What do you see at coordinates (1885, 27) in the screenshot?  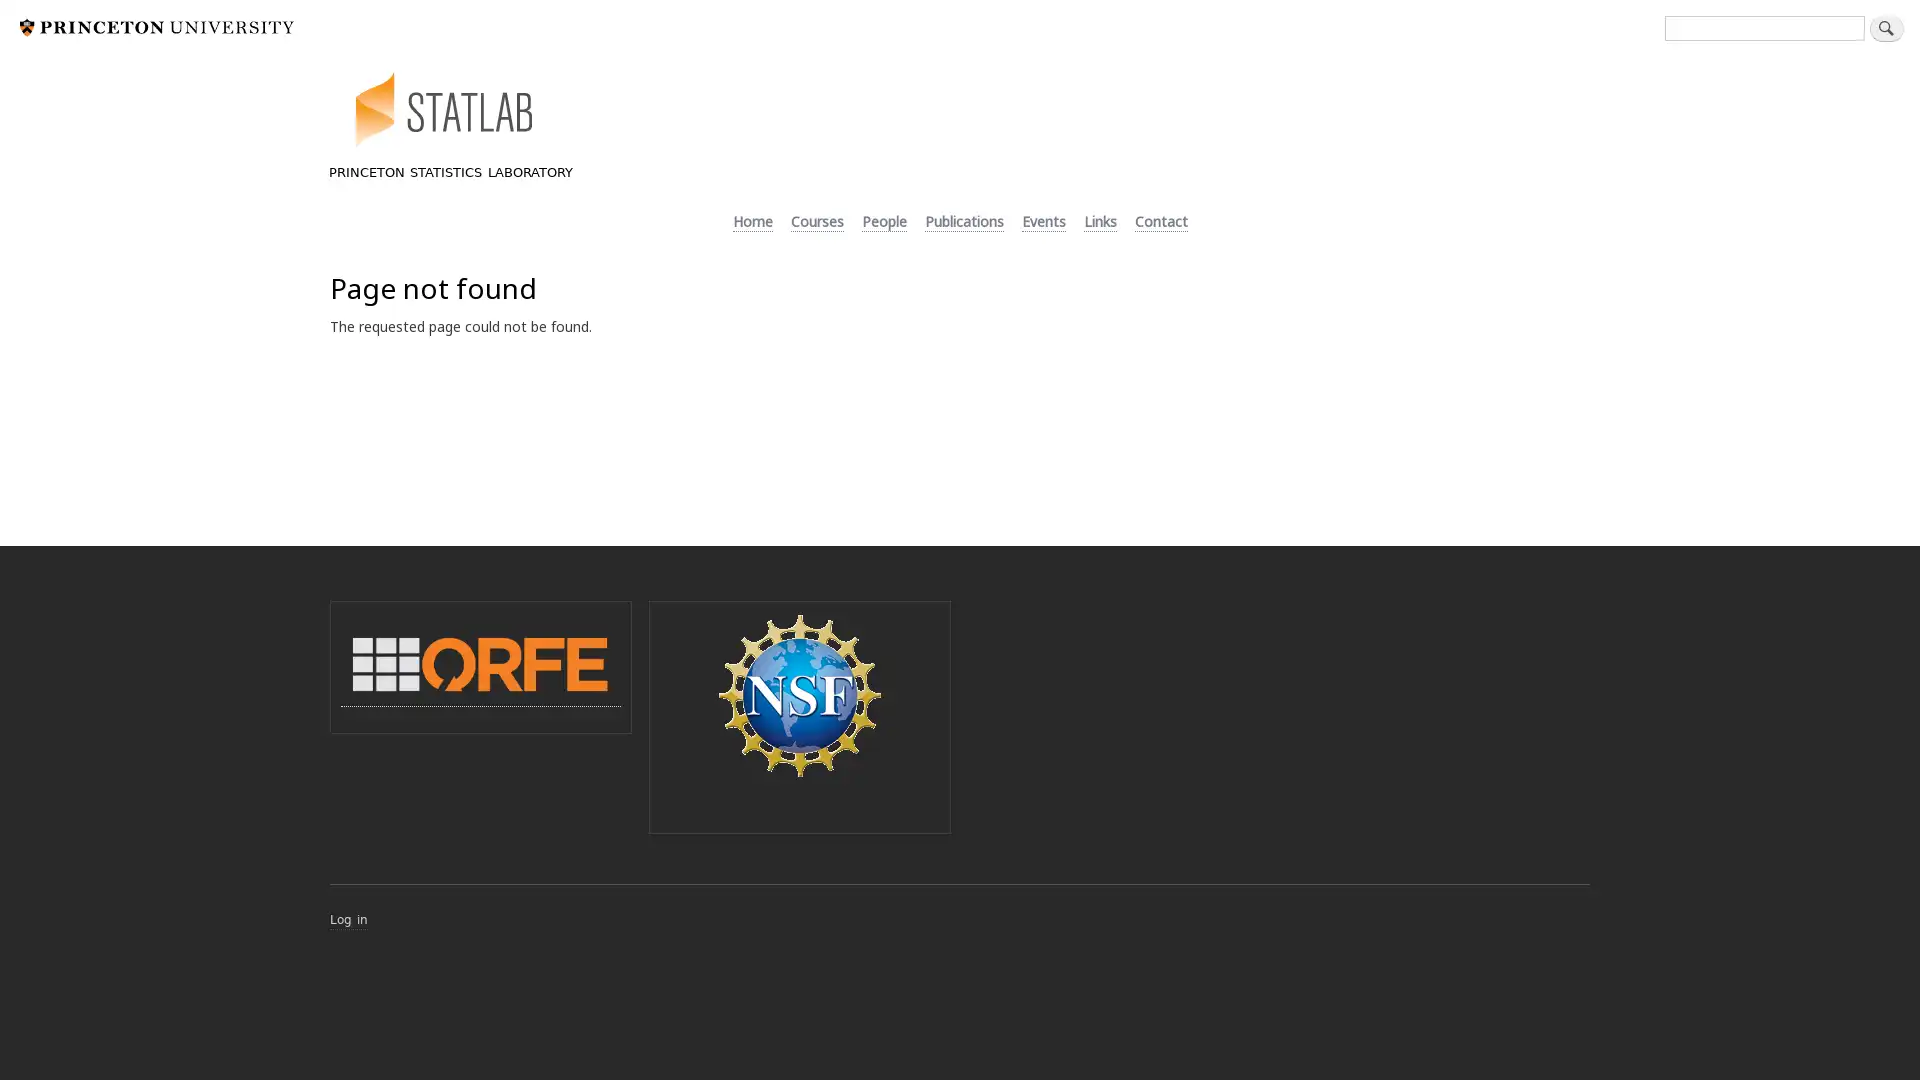 I see `Search` at bounding box center [1885, 27].